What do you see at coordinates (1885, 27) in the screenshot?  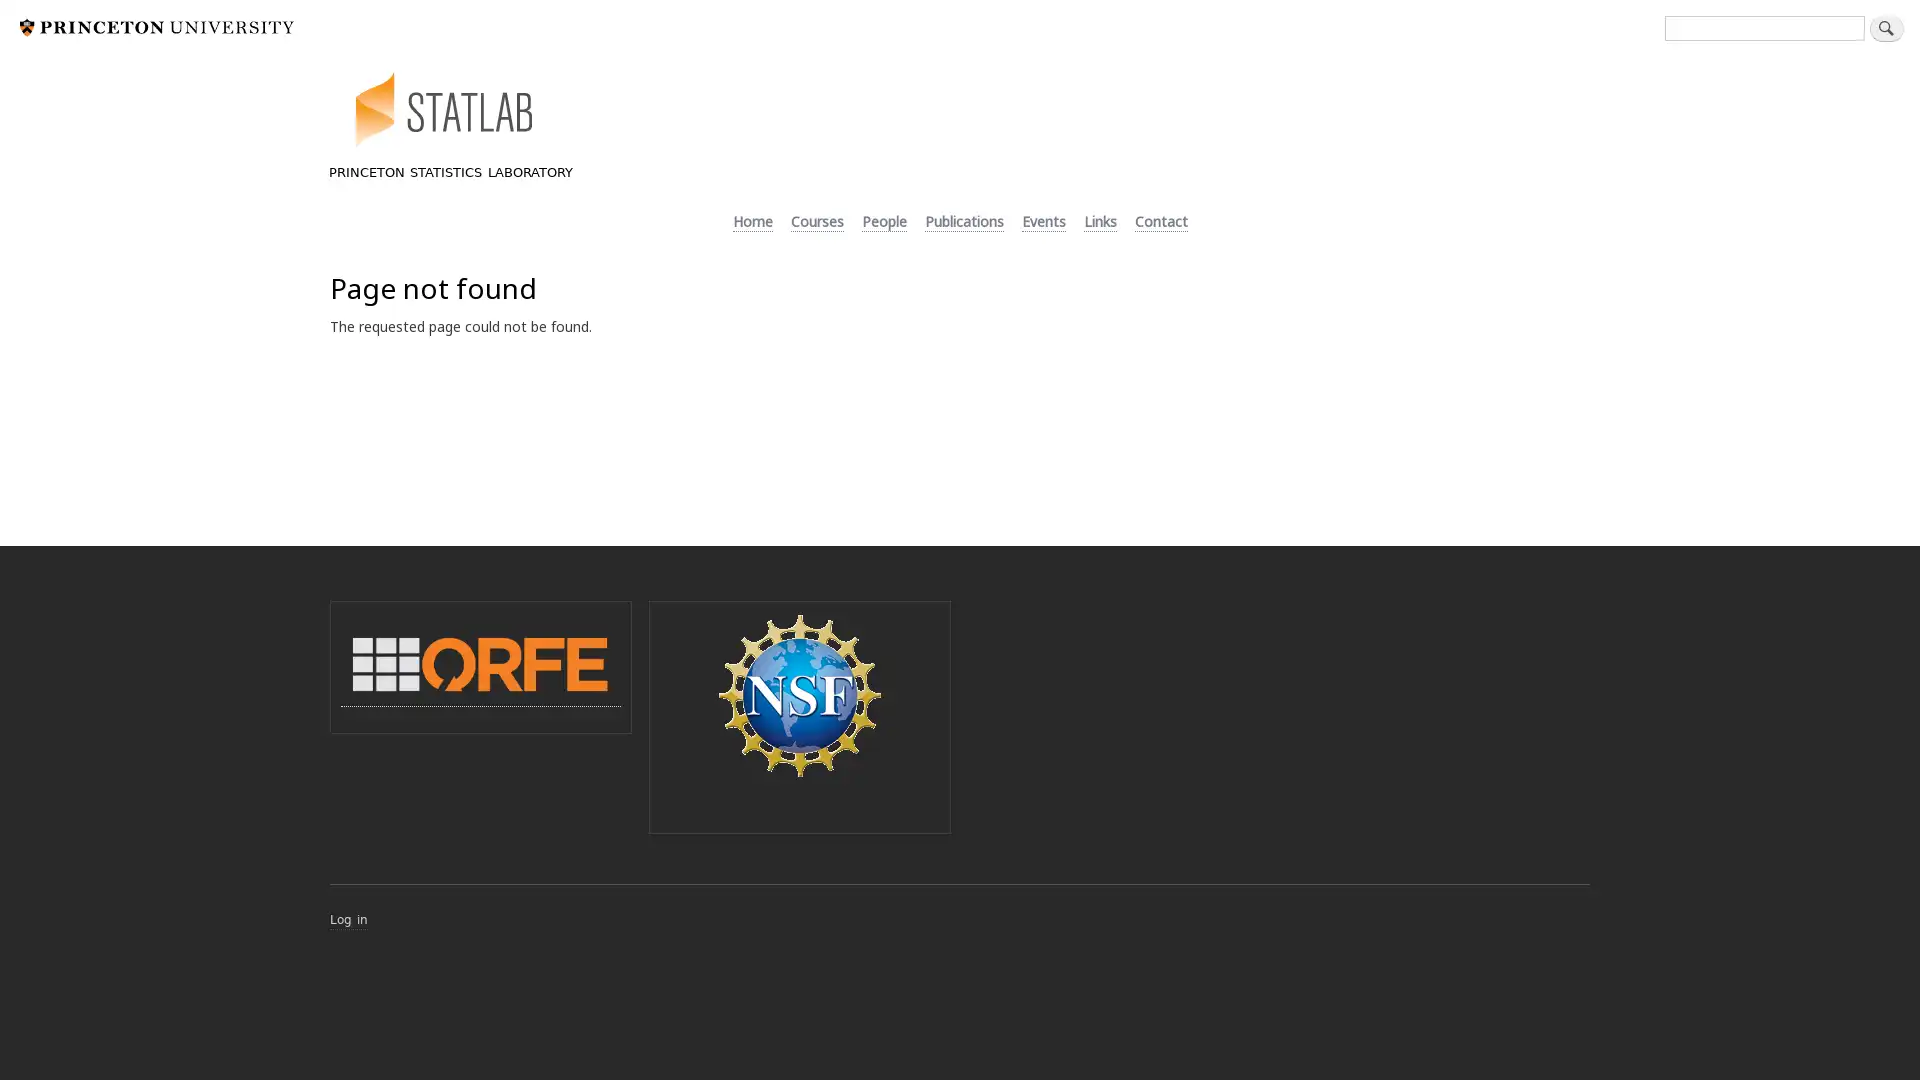 I see `Search` at bounding box center [1885, 27].